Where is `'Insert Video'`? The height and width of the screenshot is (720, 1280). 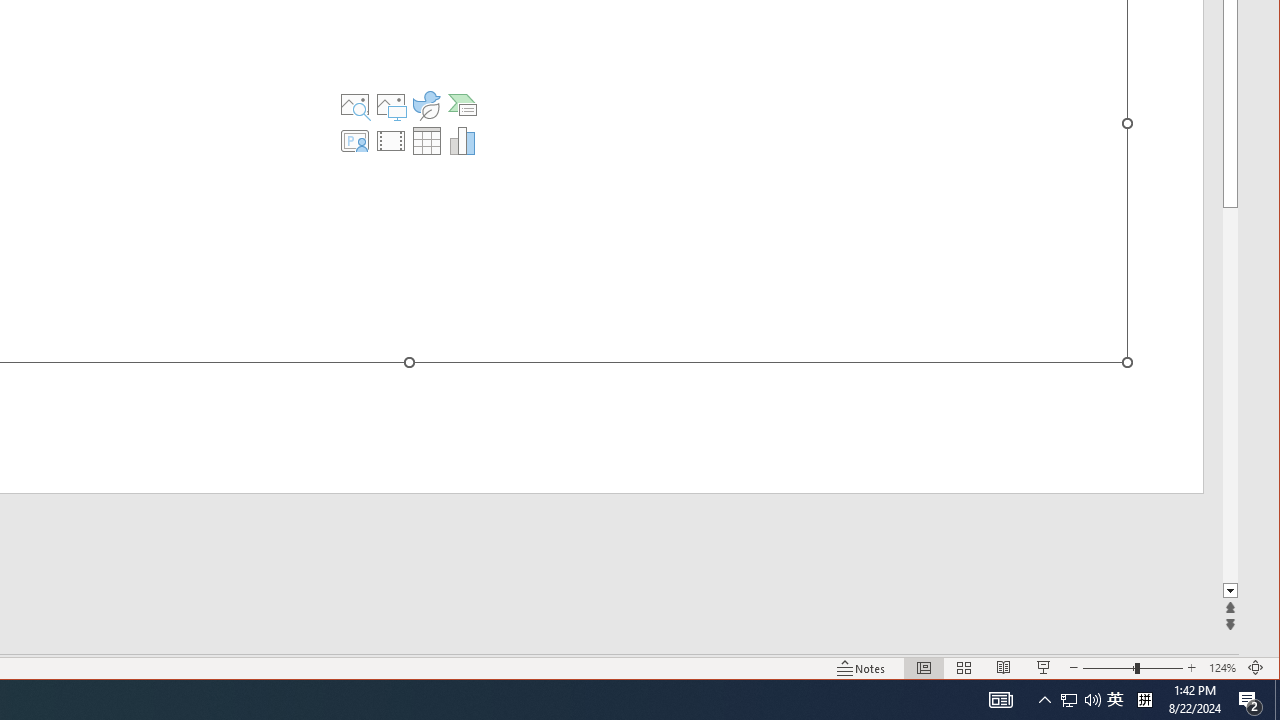
'Insert Video' is located at coordinates (391, 140).